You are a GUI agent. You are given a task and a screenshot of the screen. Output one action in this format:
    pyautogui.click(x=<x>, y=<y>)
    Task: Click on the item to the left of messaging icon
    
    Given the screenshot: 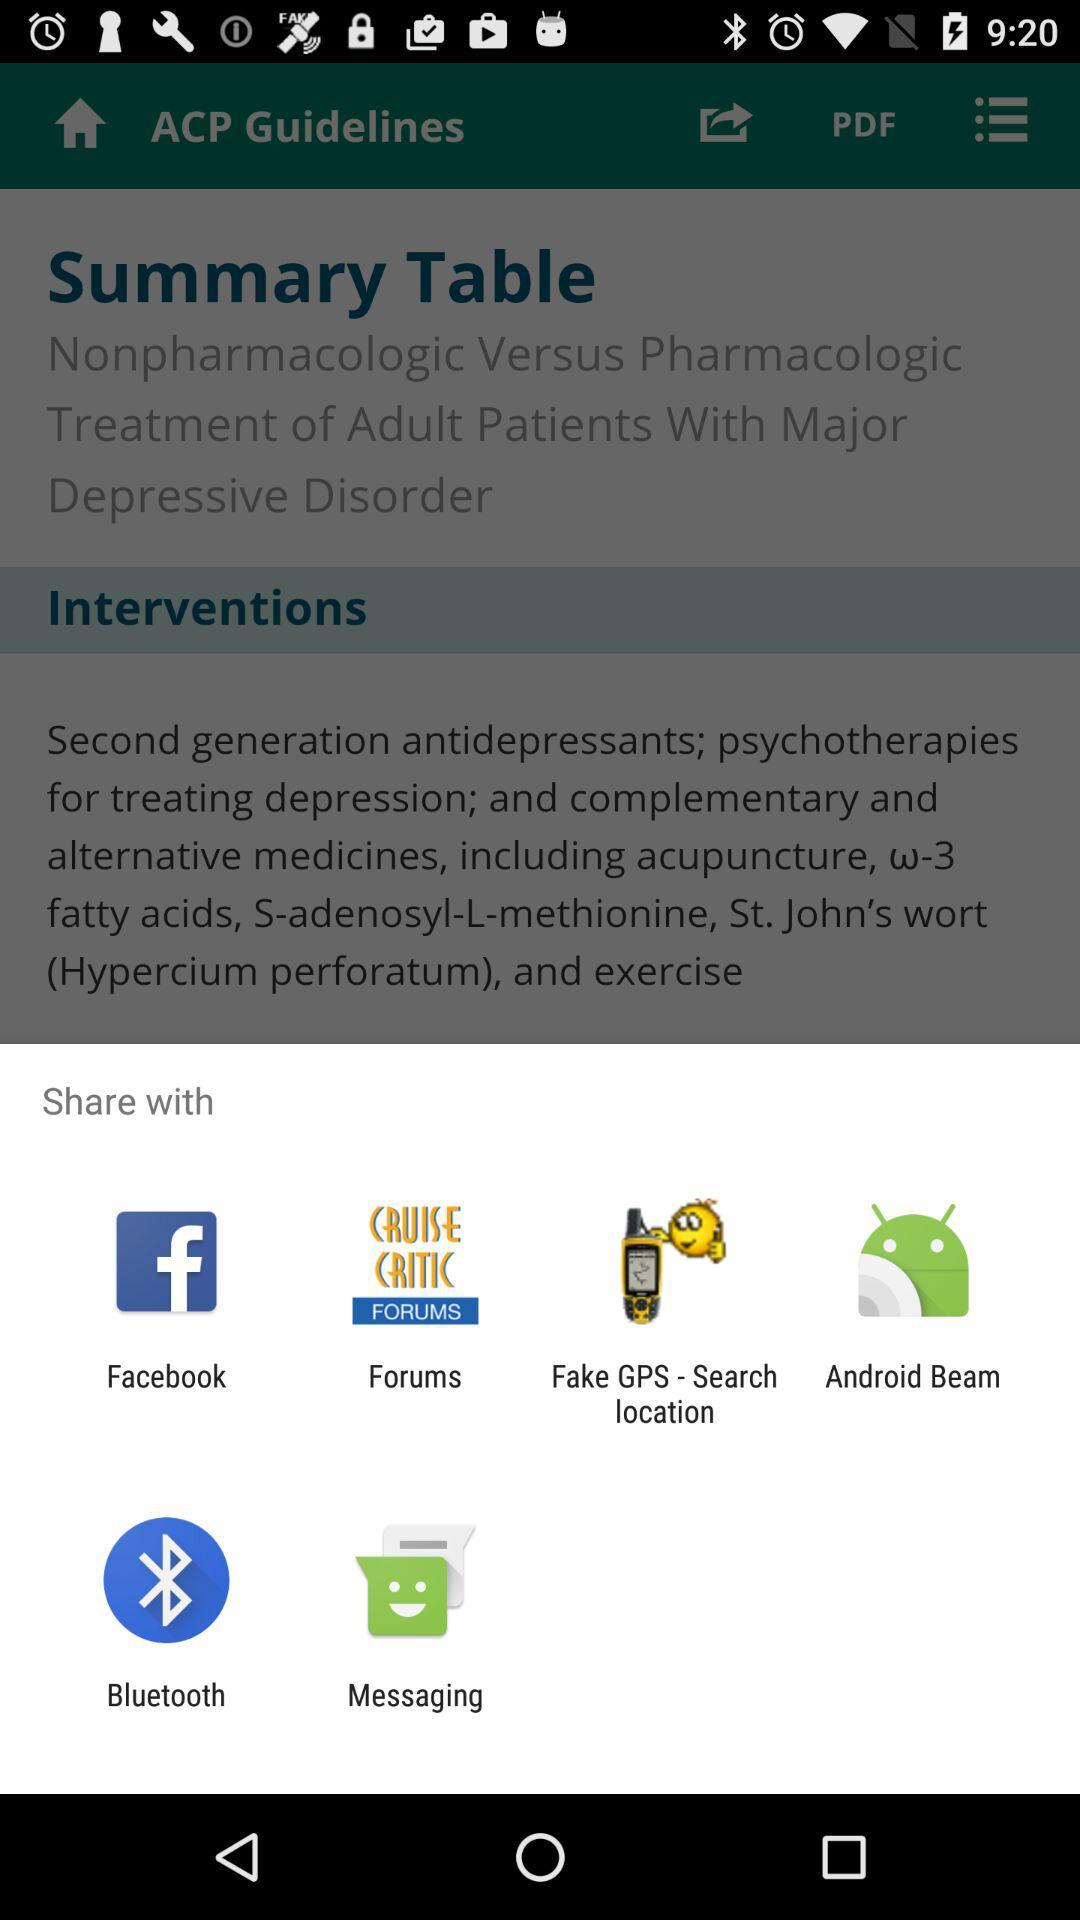 What is the action you would take?
    pyautogui.click(x=165, y=1711)
    